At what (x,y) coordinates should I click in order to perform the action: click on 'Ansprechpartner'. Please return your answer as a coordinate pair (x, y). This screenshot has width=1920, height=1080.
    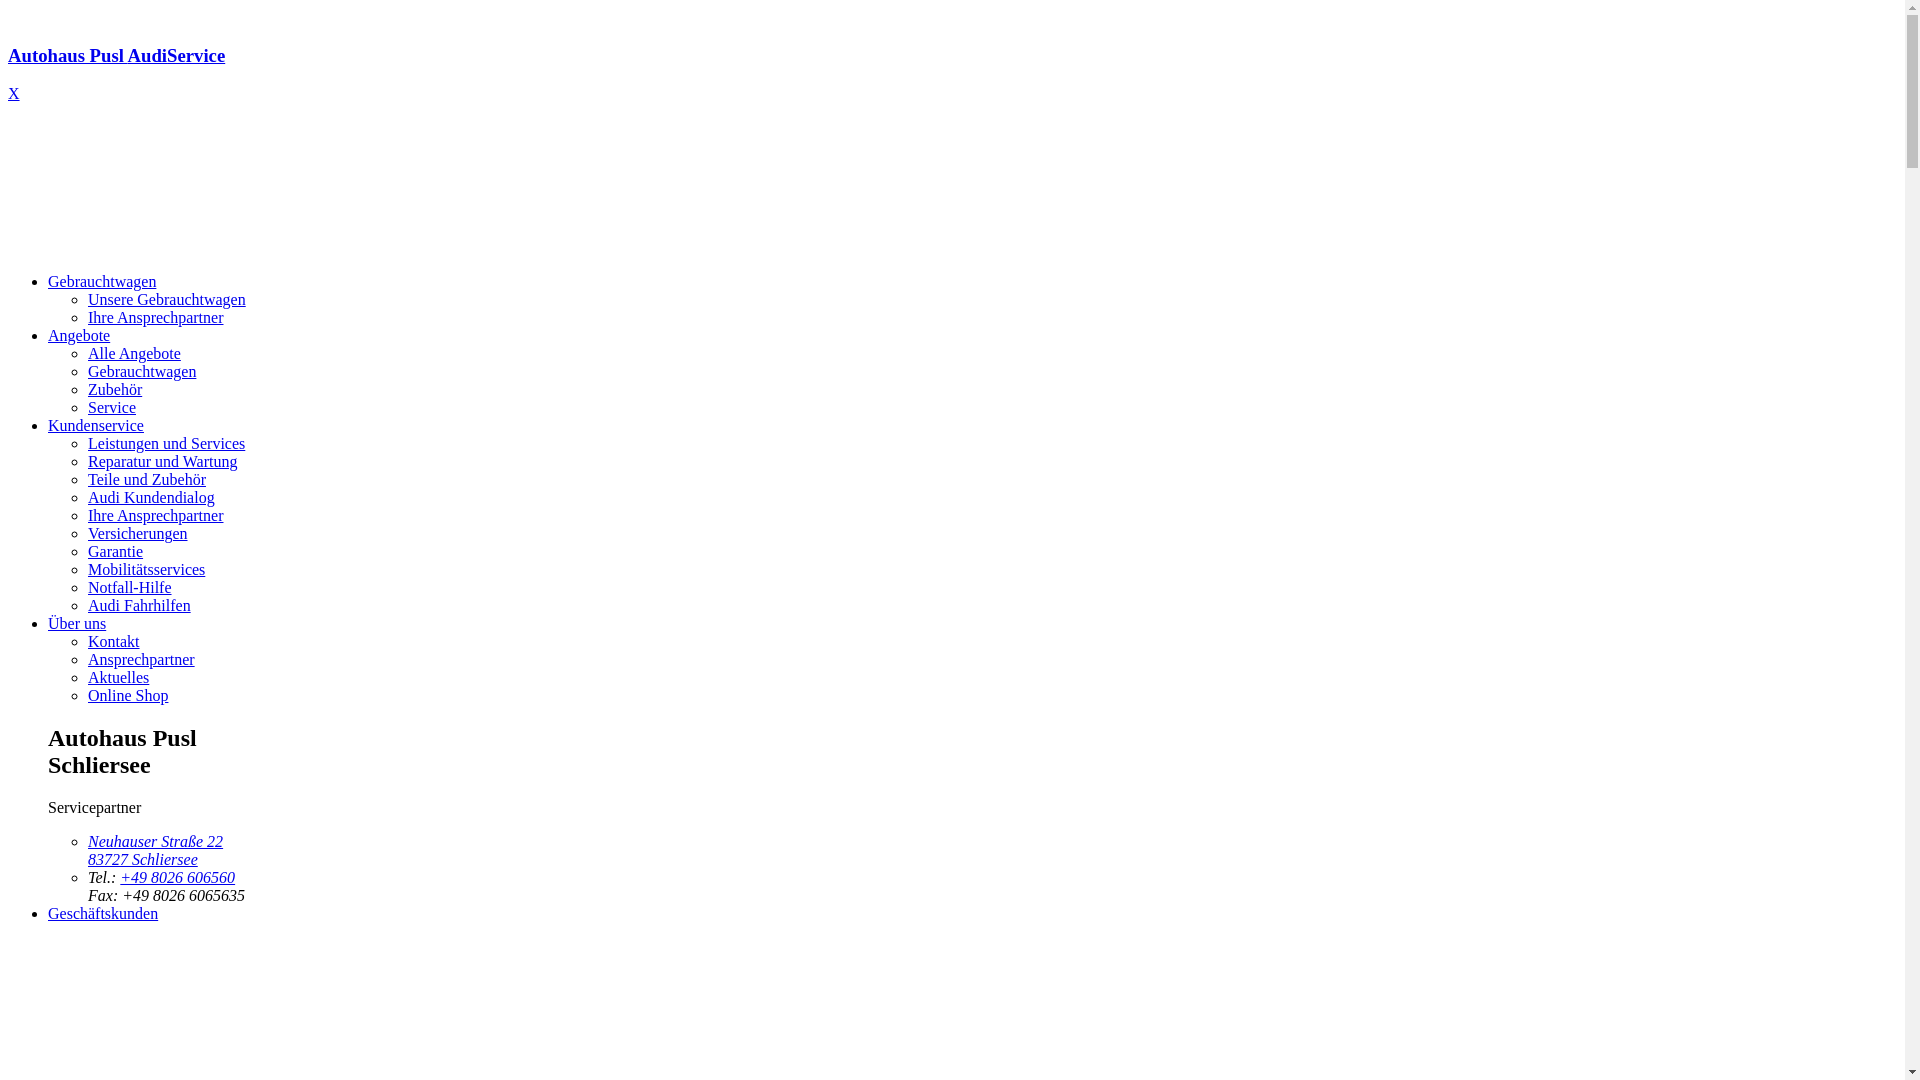
    Looking at the image, I should click on (140, 659).